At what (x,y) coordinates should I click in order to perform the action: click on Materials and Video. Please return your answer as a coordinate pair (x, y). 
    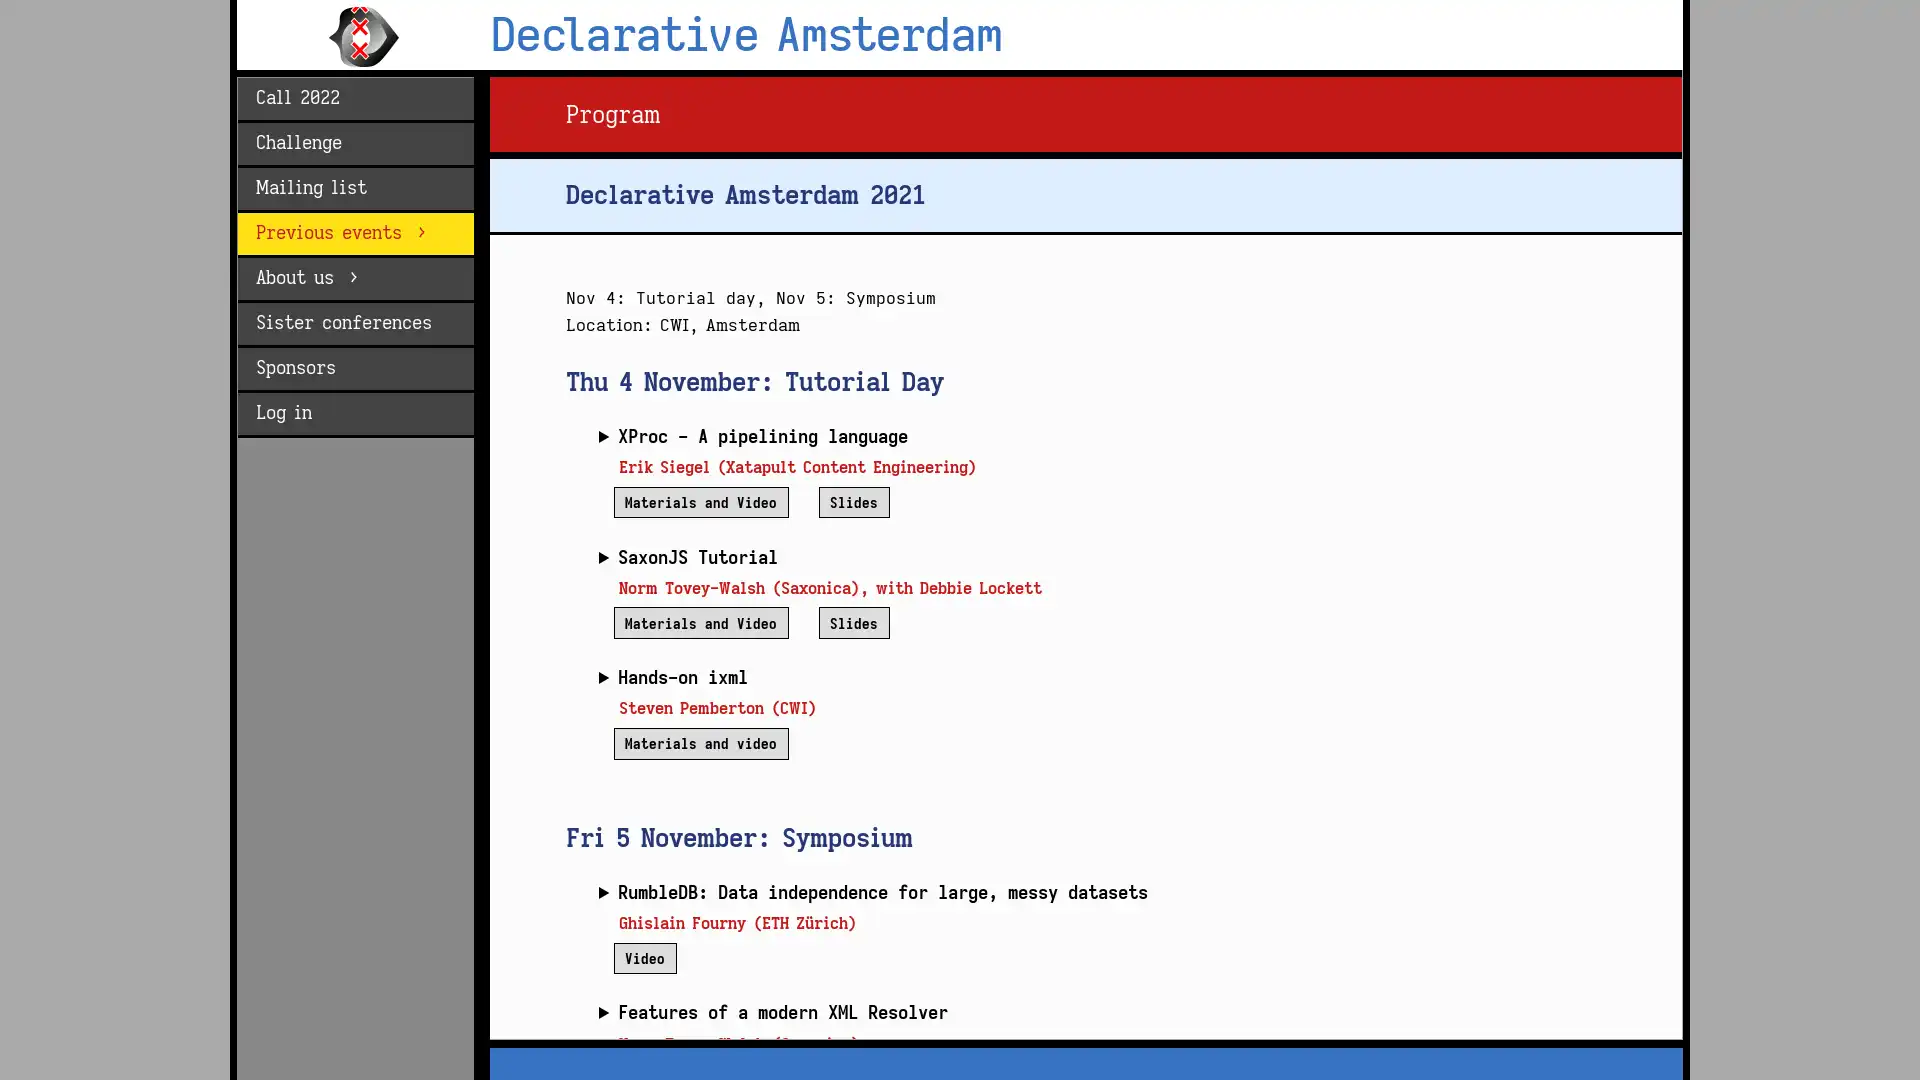
    Looking at the image, I should click on (700, 621).